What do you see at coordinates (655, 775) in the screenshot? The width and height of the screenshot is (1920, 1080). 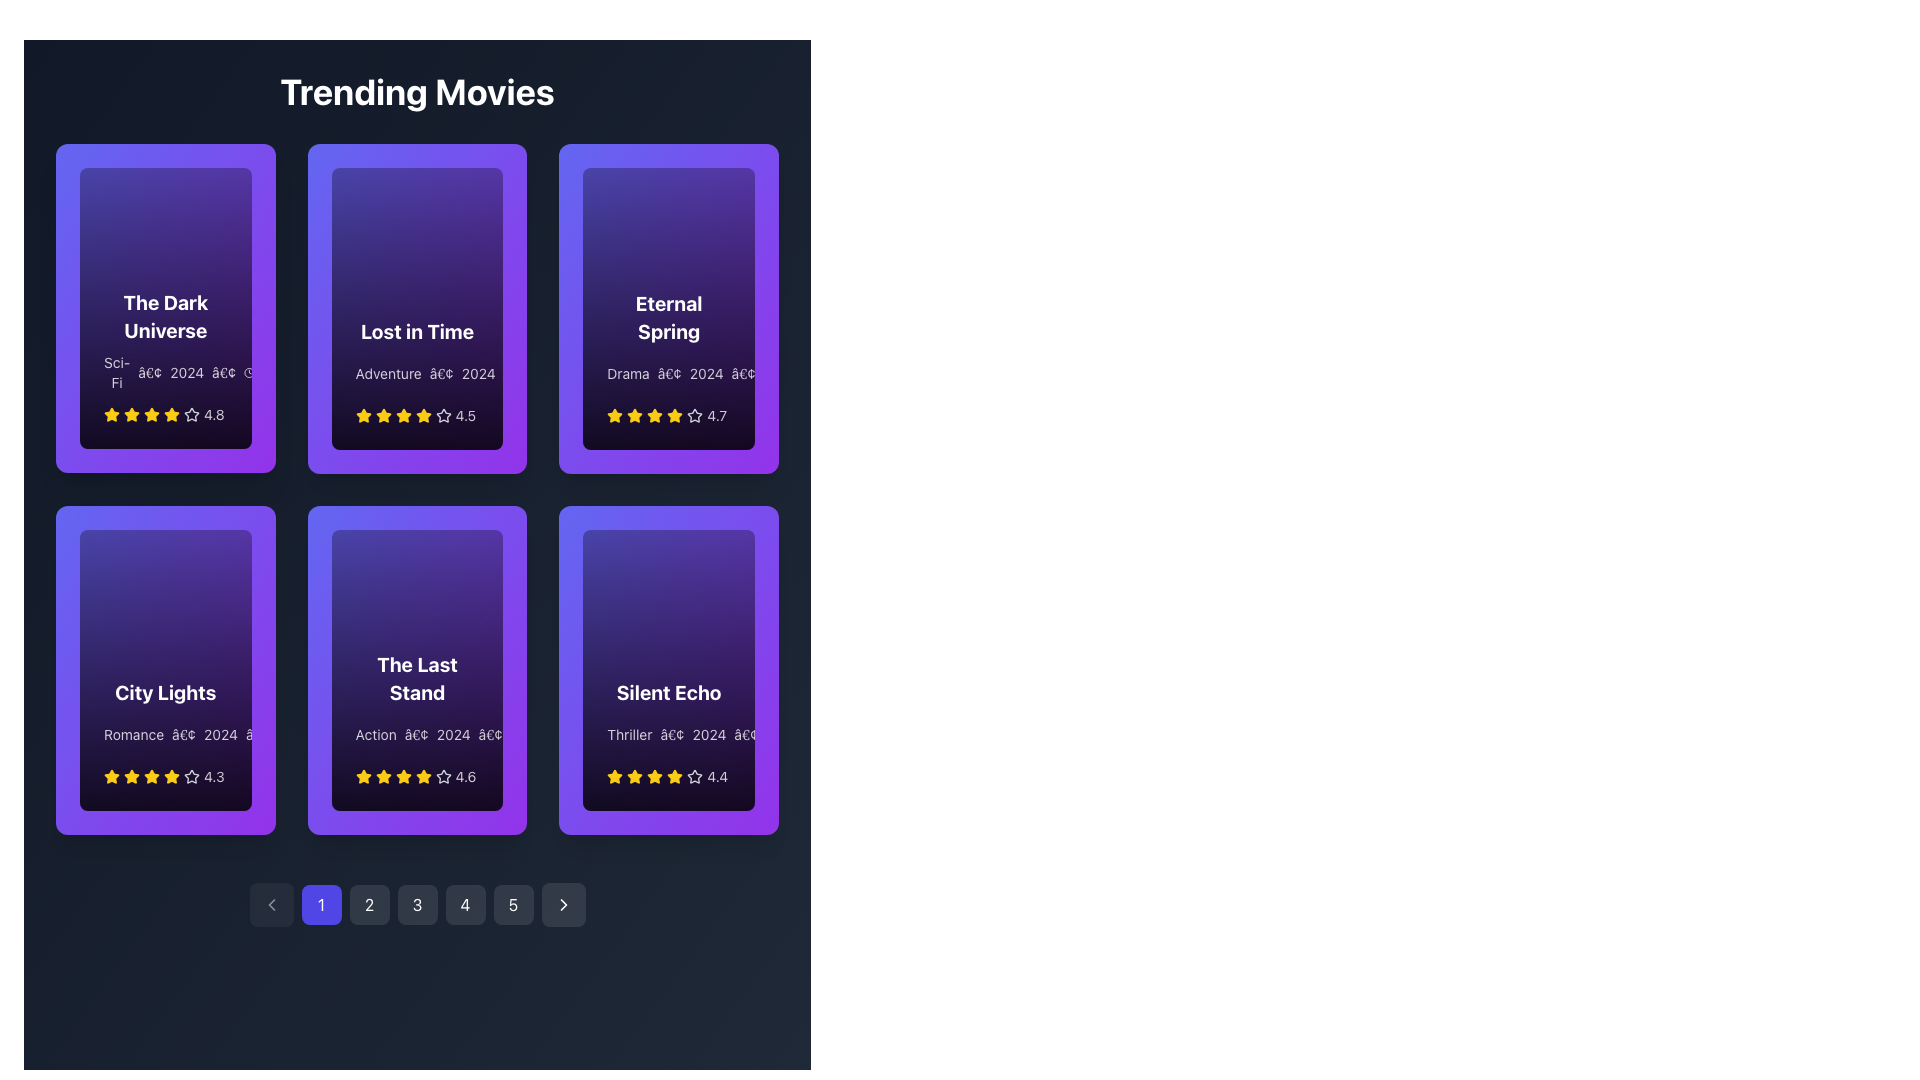 I see `the third star icon in the rating system for the movie 'Silent Echo' to indicate or modify the rating` at bounding box center [655, 775].